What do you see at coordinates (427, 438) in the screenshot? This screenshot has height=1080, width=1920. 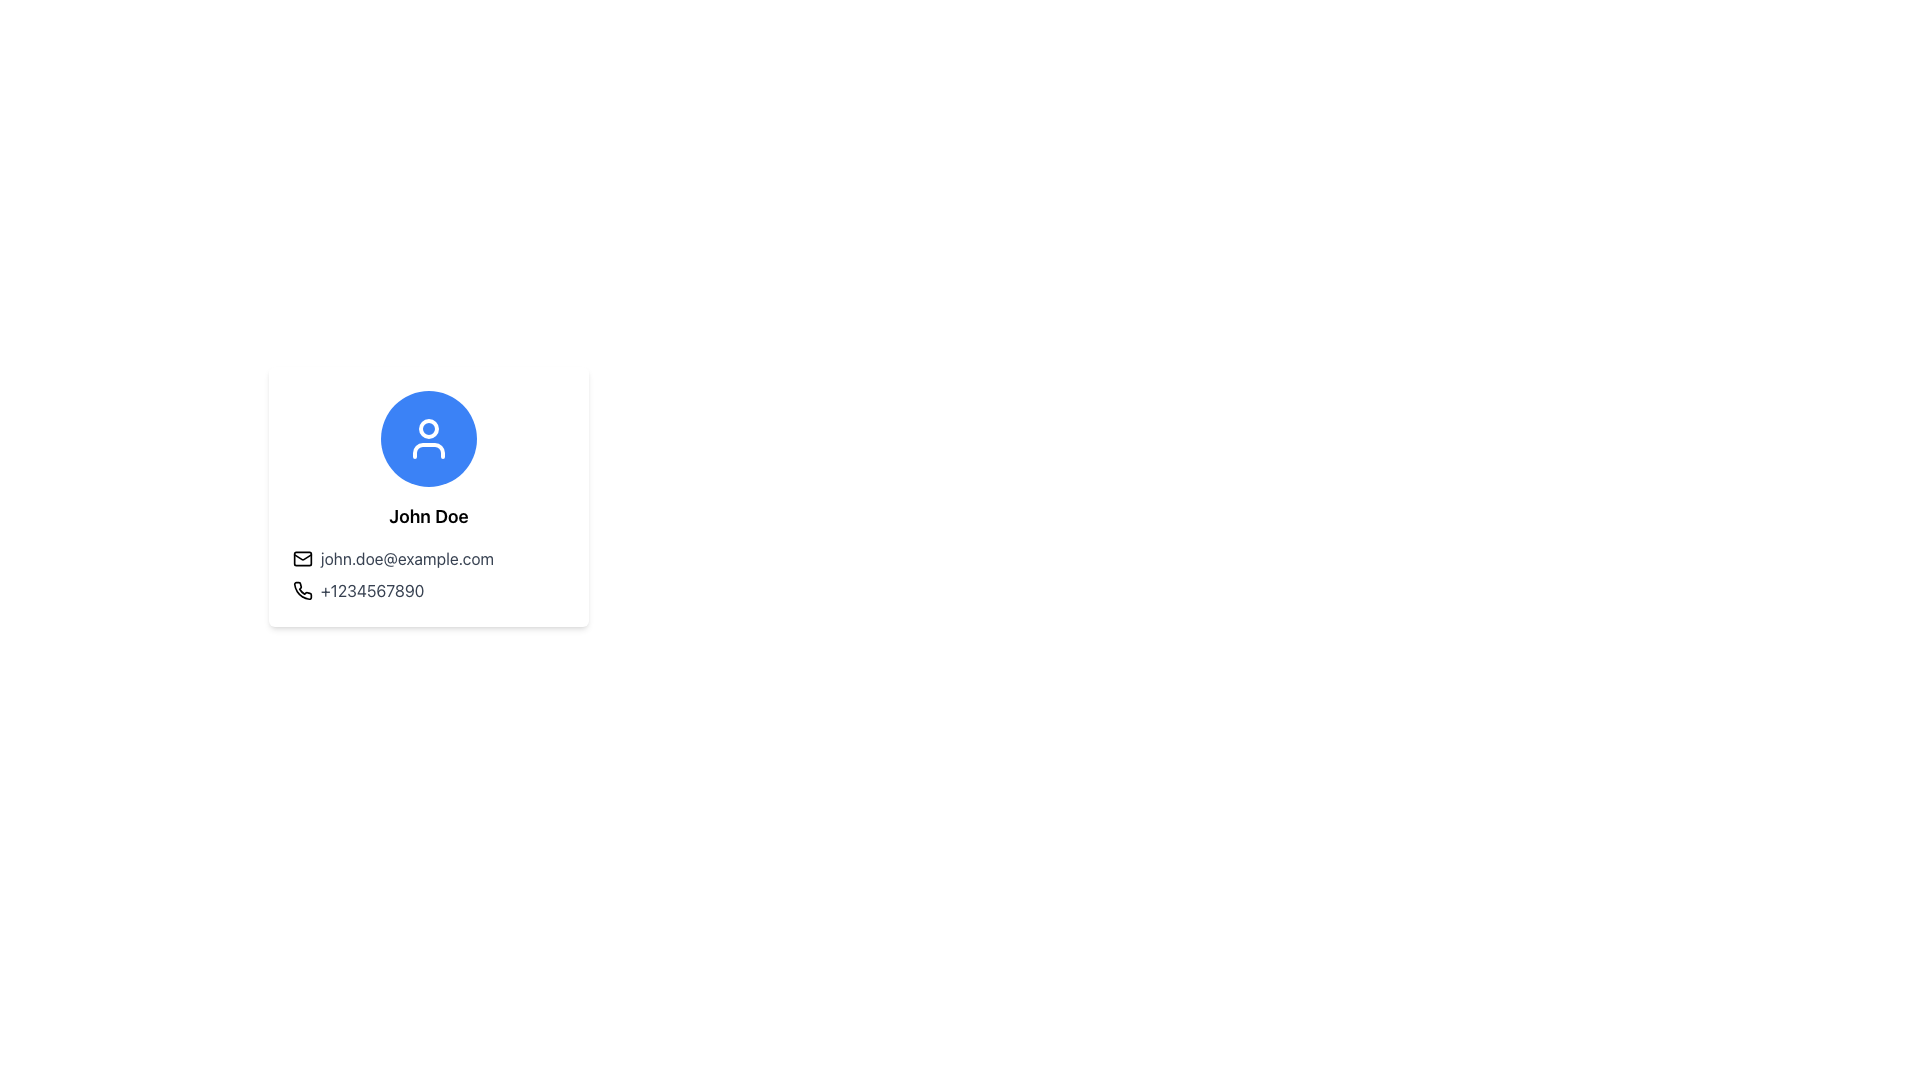 I see `the Avatar icon located above the text 'John Doe'` at bounding box center [427, 438].